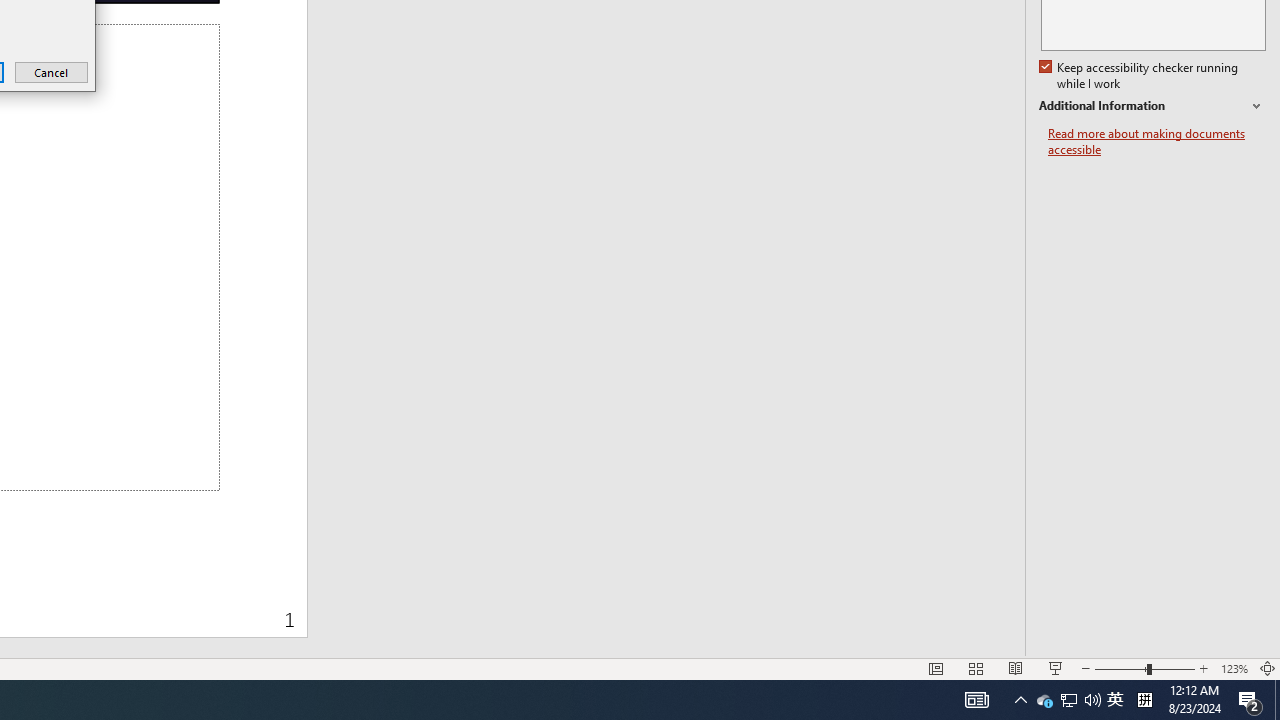  What do you see at coordinates (1233, 669) in the screenshot?
I see `'Zoom 123%'` at bounding box center [1233, 669].